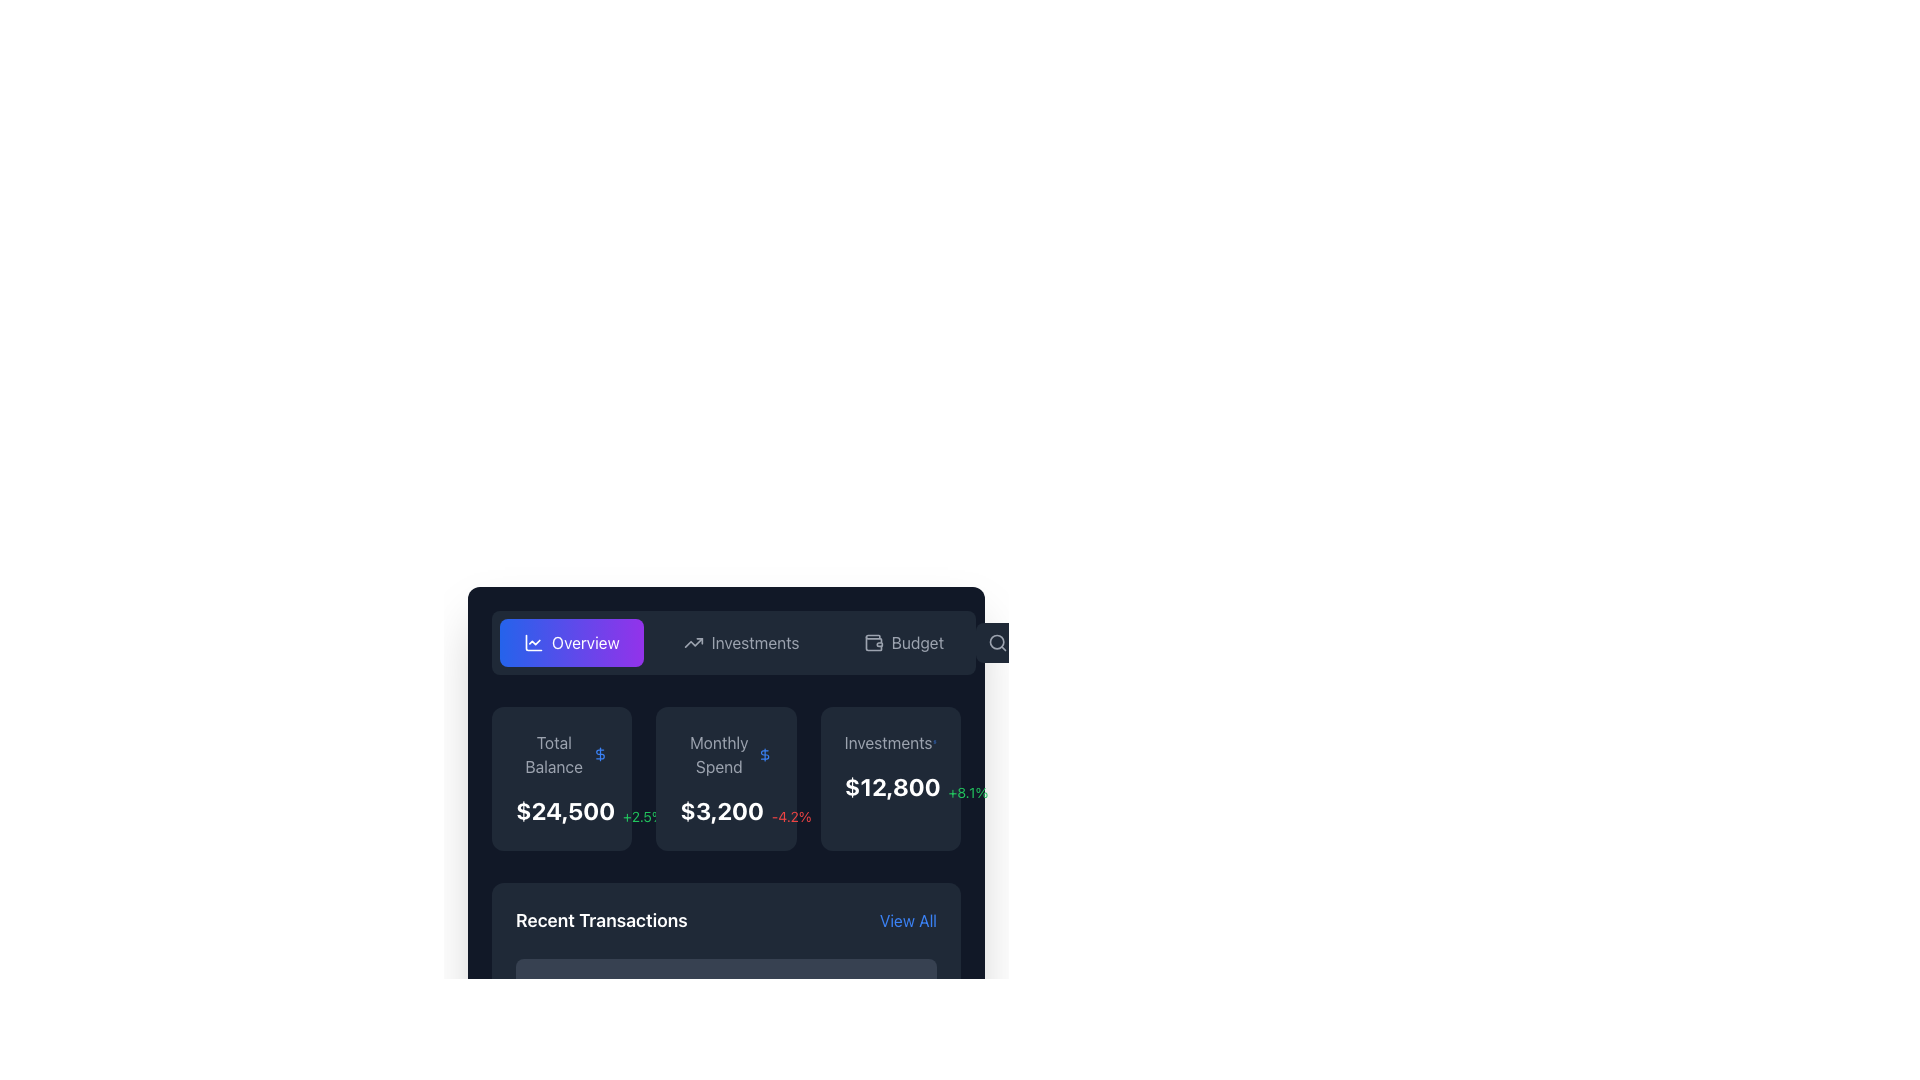 The width and height of the screenshot is (1920, 1080). Describe the element at coordinates (725, 810) in the screenshot. I see `the text display element showing '$3,200' with a smaller red text '-4.2%' located in the 'Monthly Spend' box` at that location.